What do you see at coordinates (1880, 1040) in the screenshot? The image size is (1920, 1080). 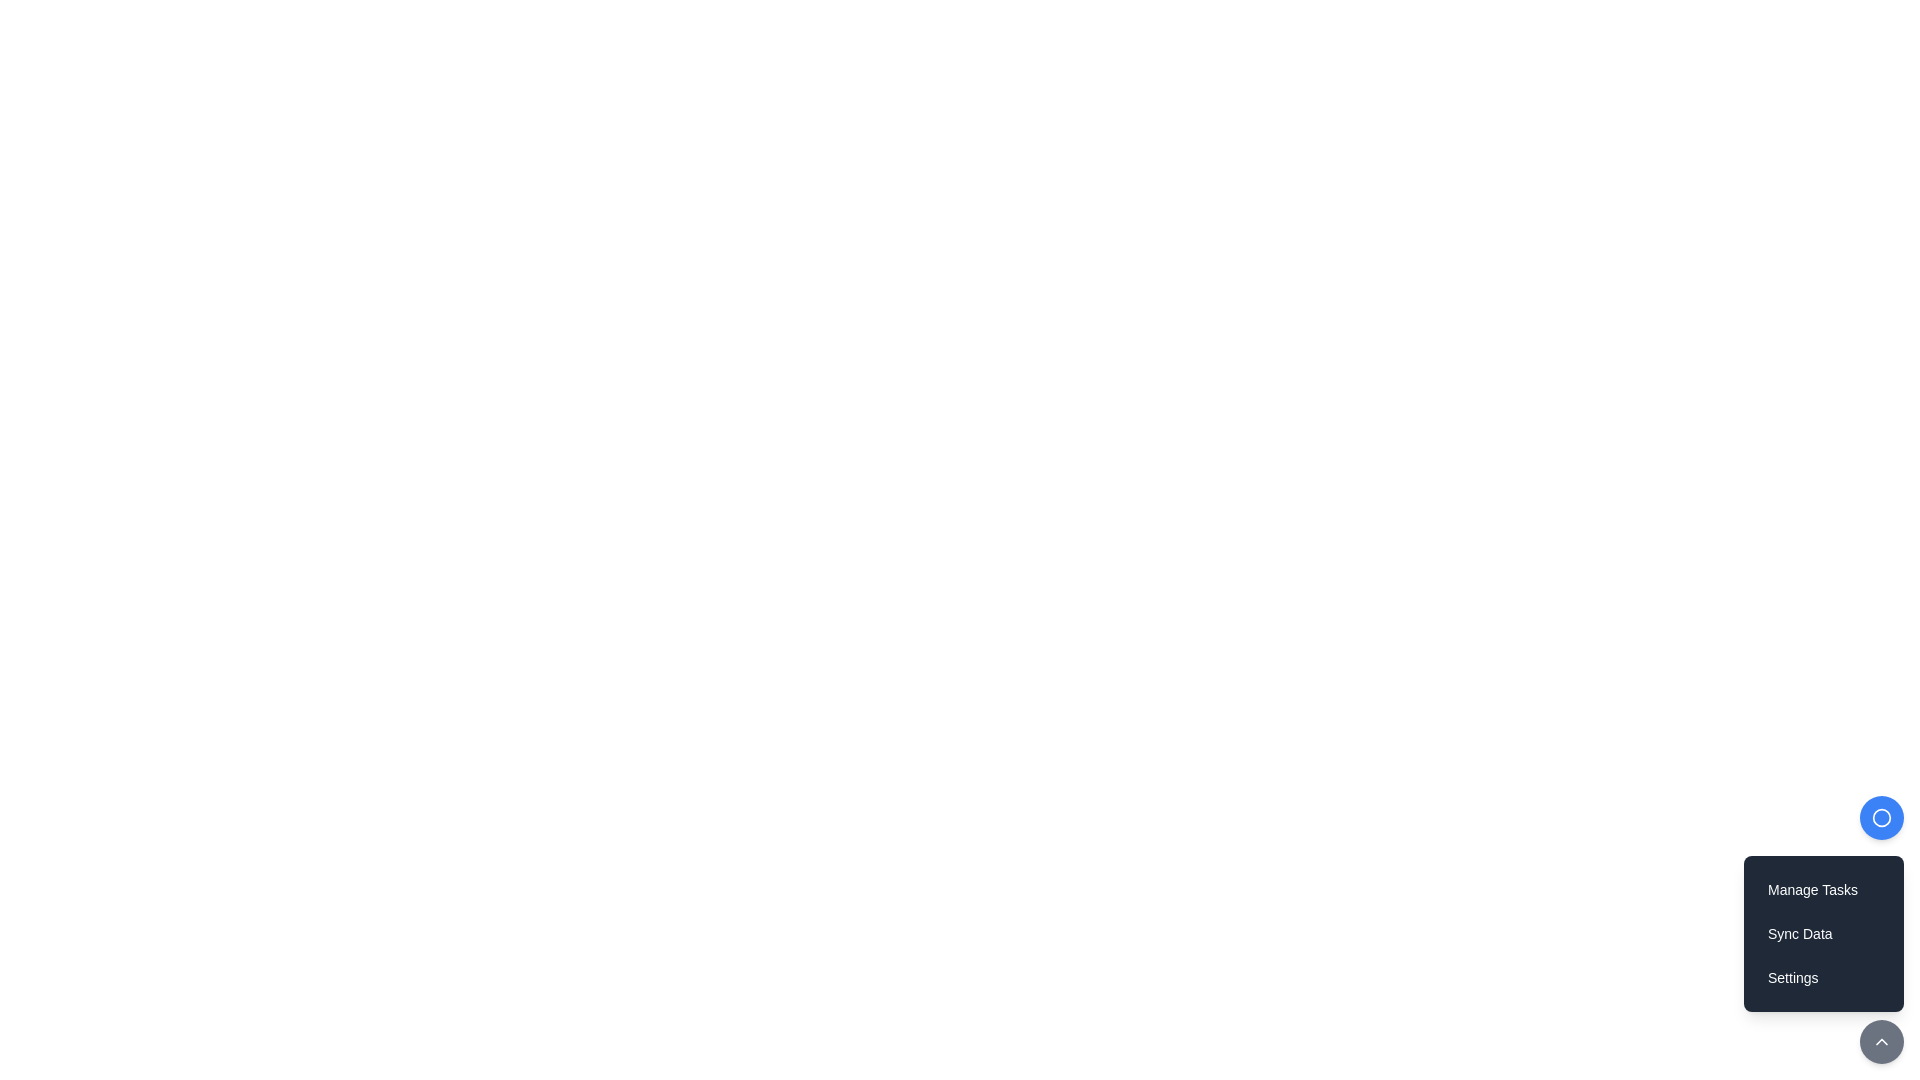 I see `the button located at the bottom-right corner of the interface, which activates functionality to collapse or hide the menu above it` at bounding box center [1880, 1040].